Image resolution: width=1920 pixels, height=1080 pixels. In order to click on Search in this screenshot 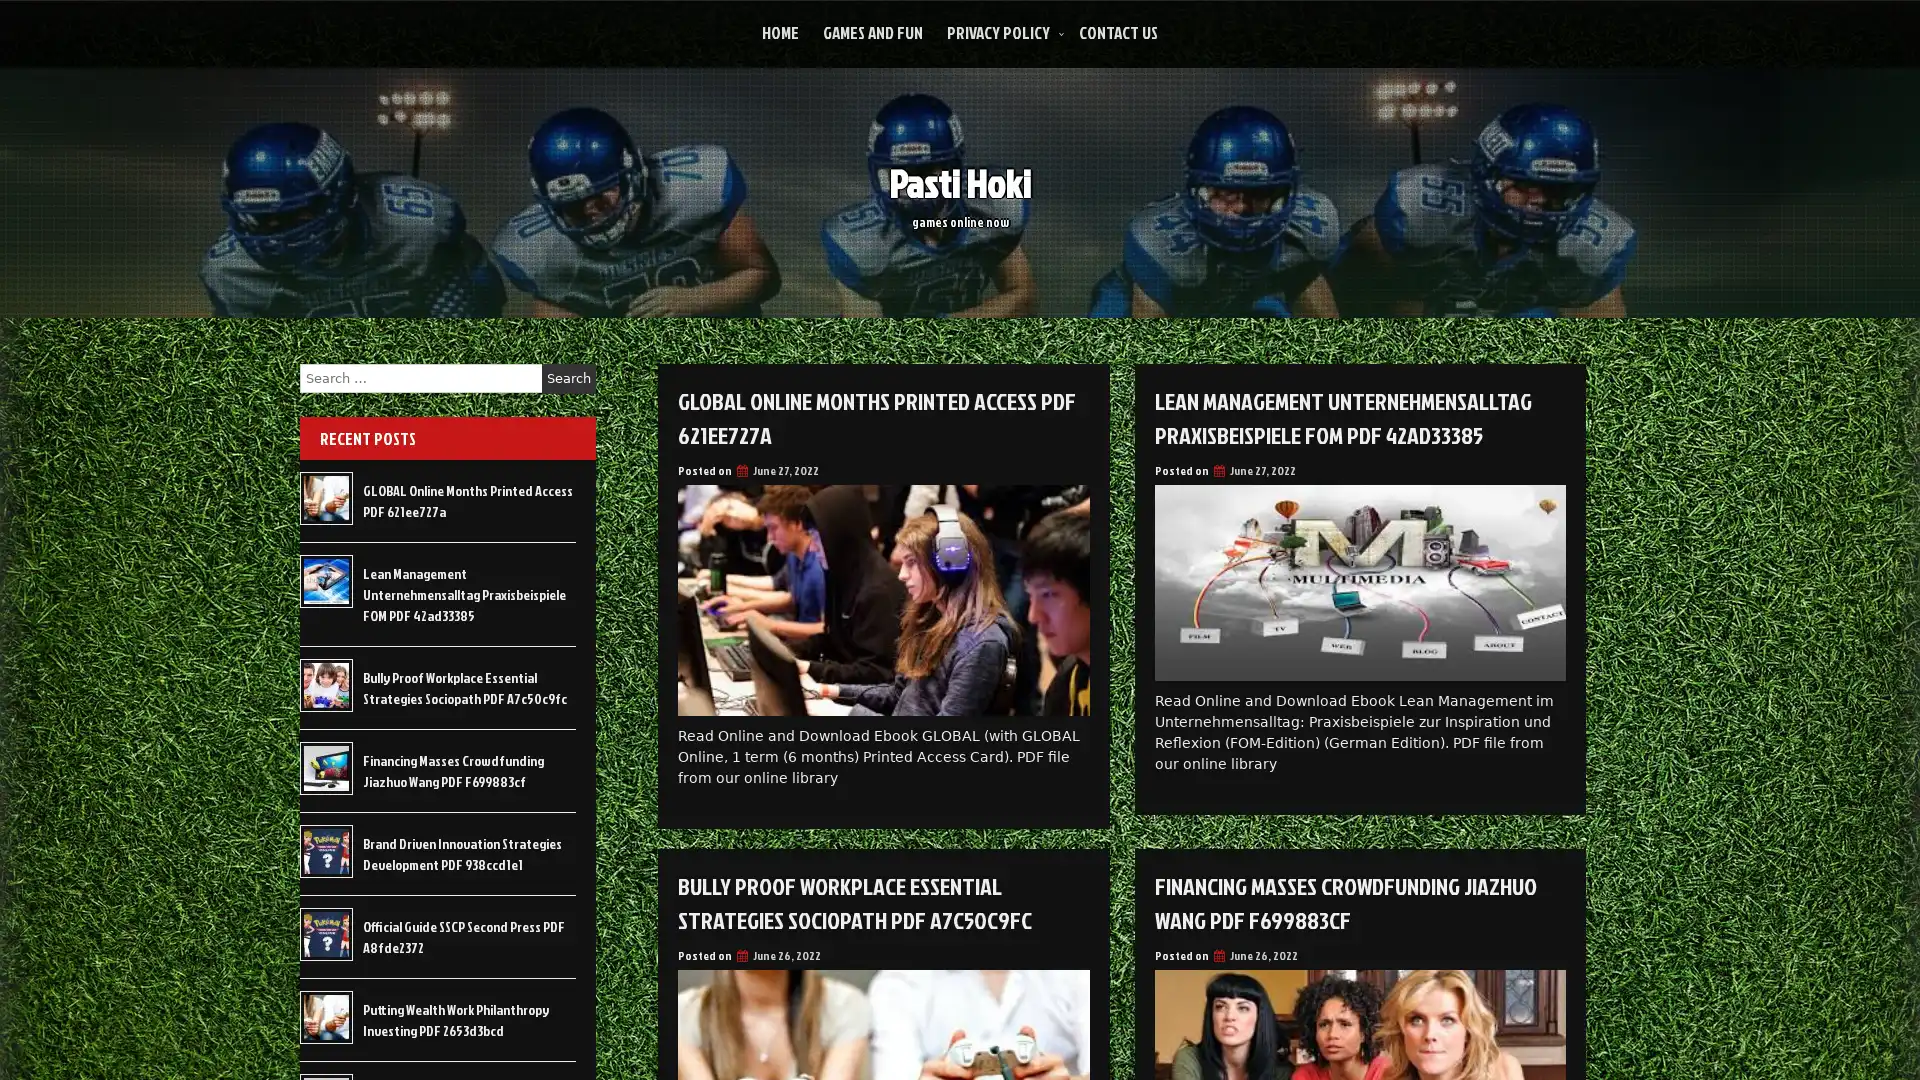, I will do `click(568, 378)`.